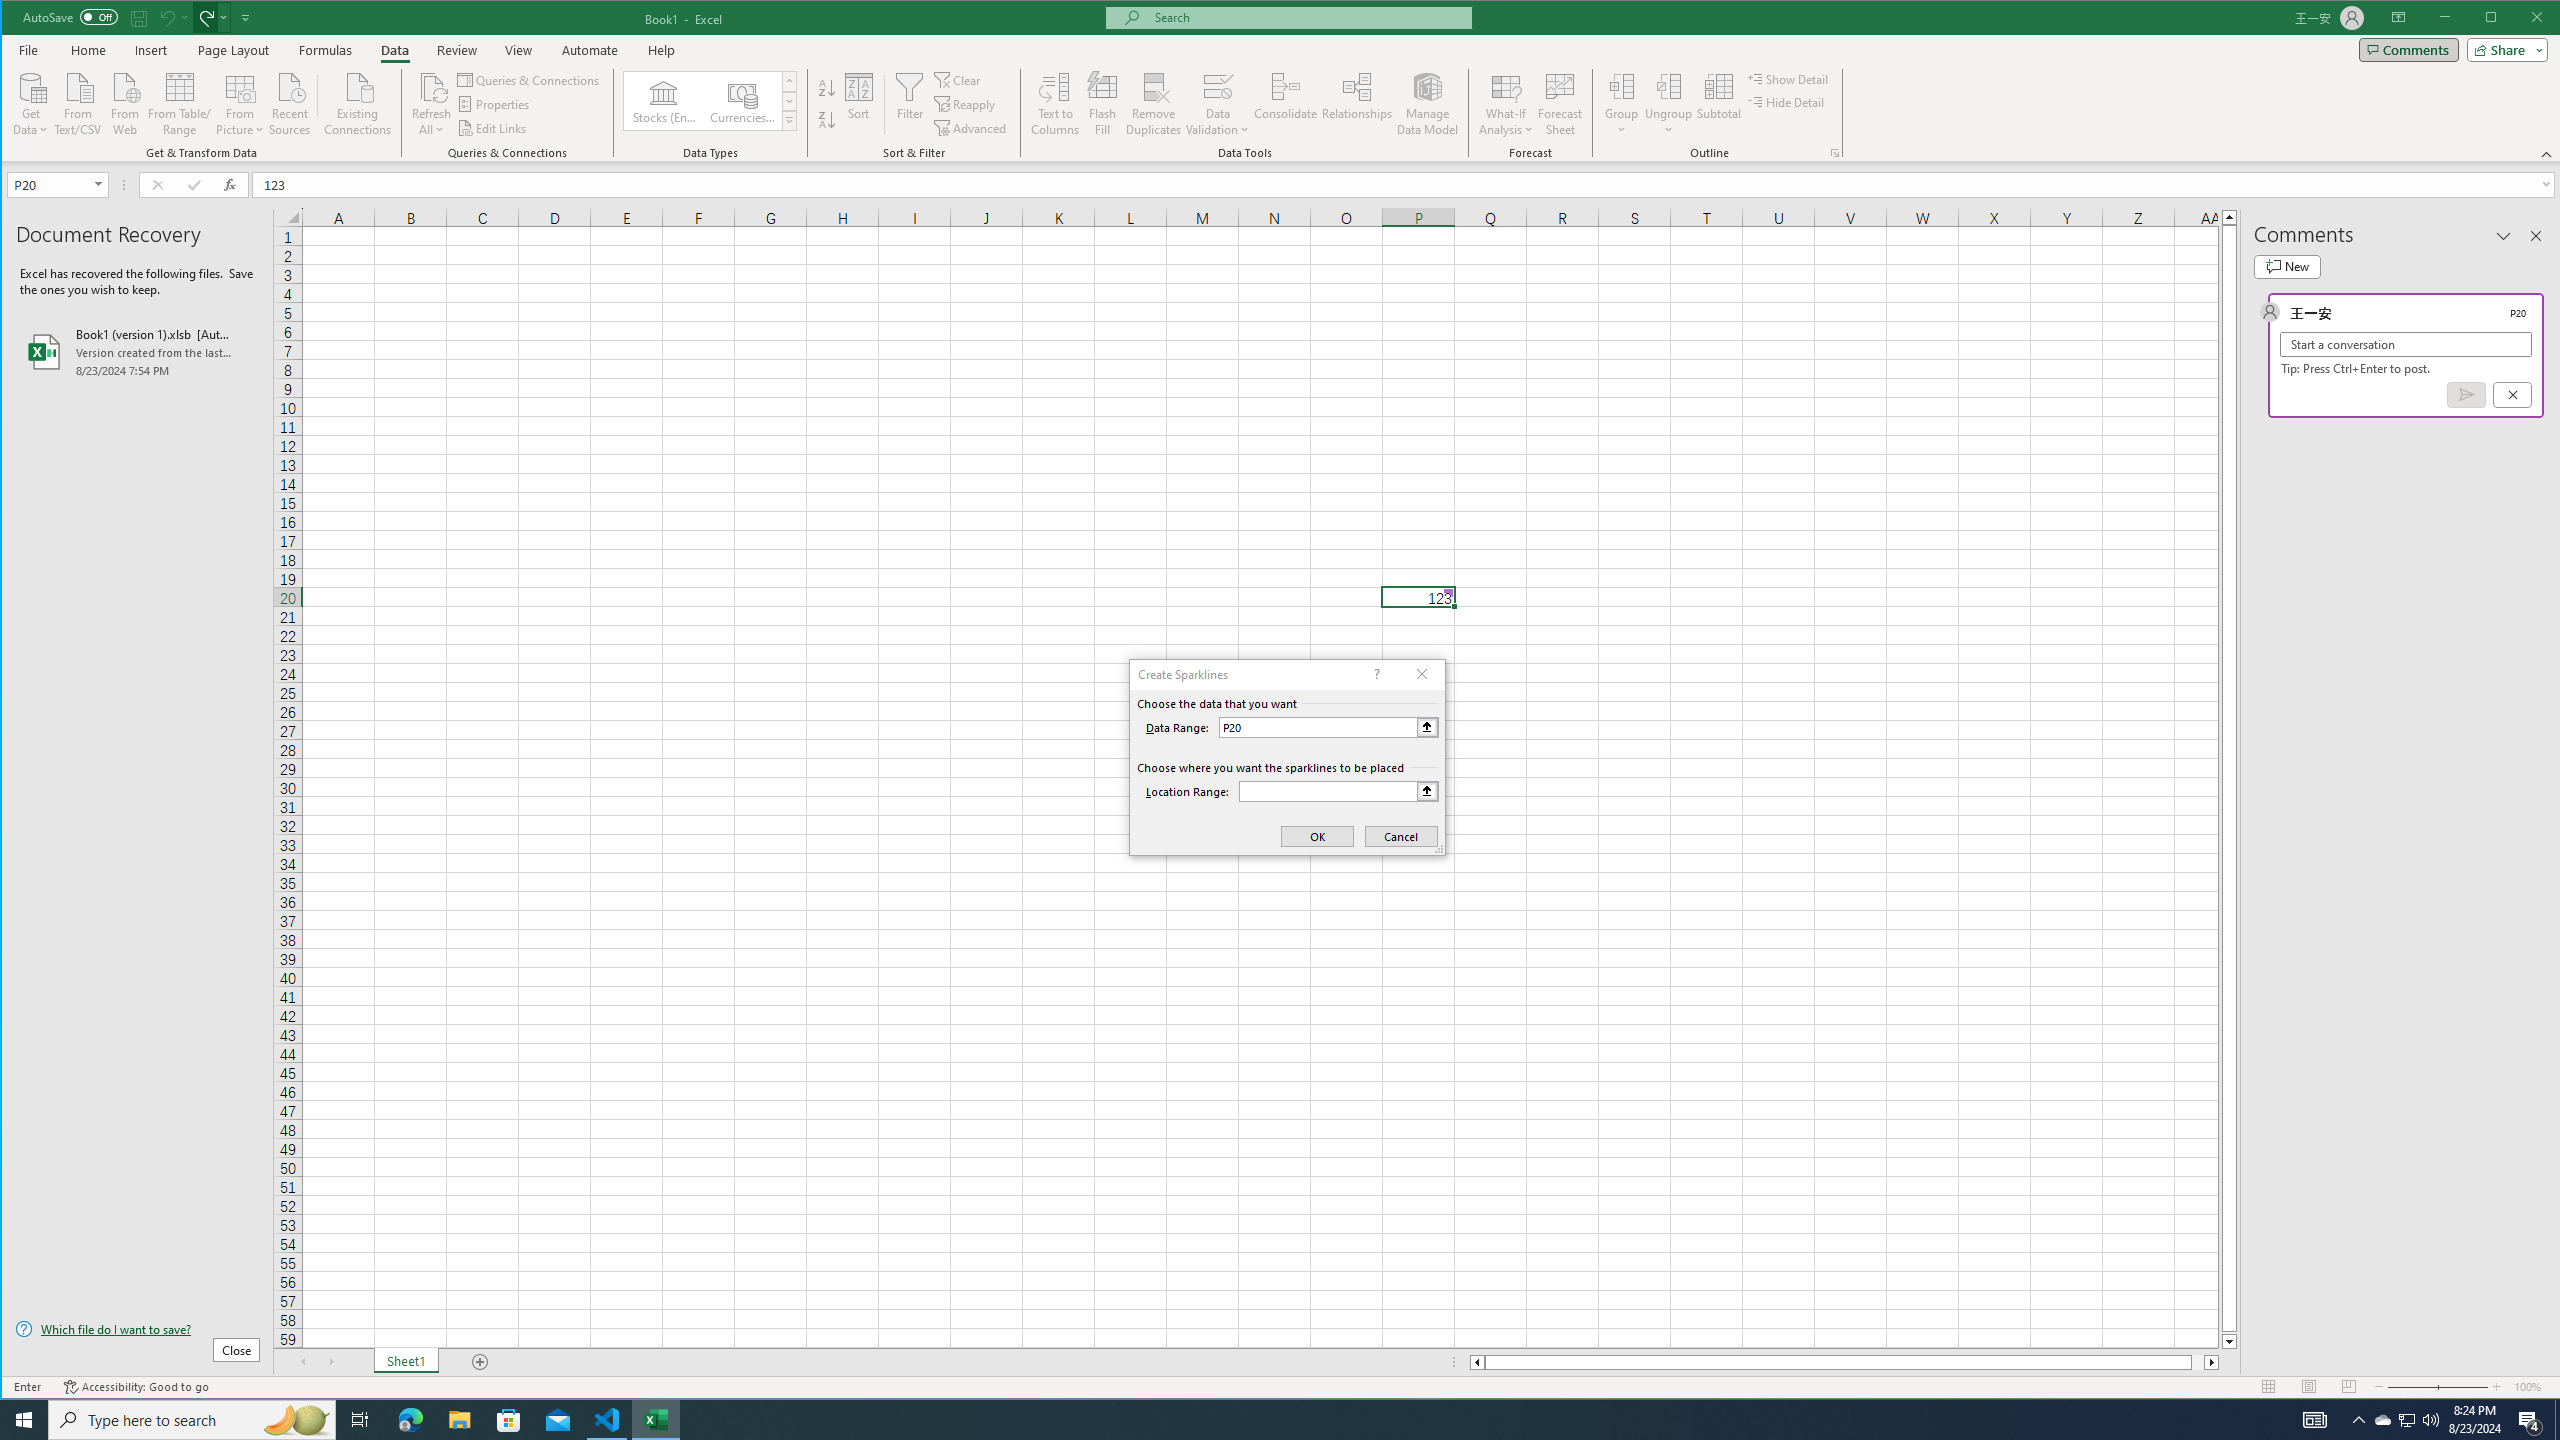 Image resolution: width=2560 pixels, height=1440 pixels. I want to click on 'Stocks (English)', so click(664, 100).